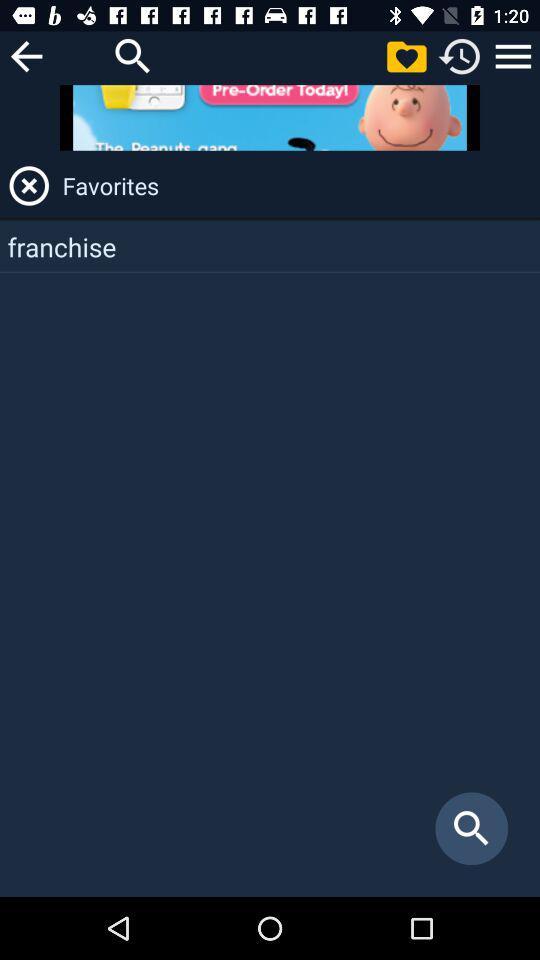  What do you see at coordinates (460, 55) in the screenshot?
I see `recents` at bounding box center [460, 55].